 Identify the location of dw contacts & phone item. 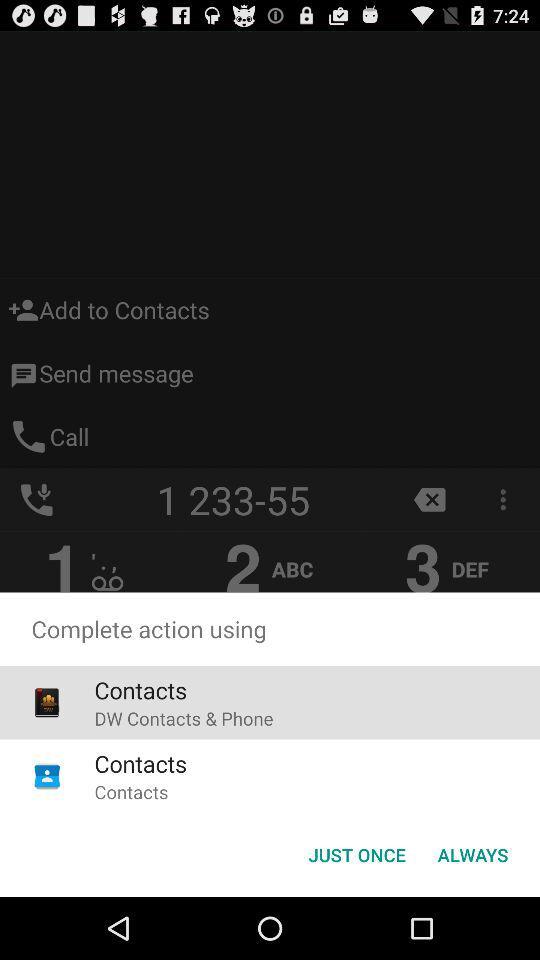
(183, 718).